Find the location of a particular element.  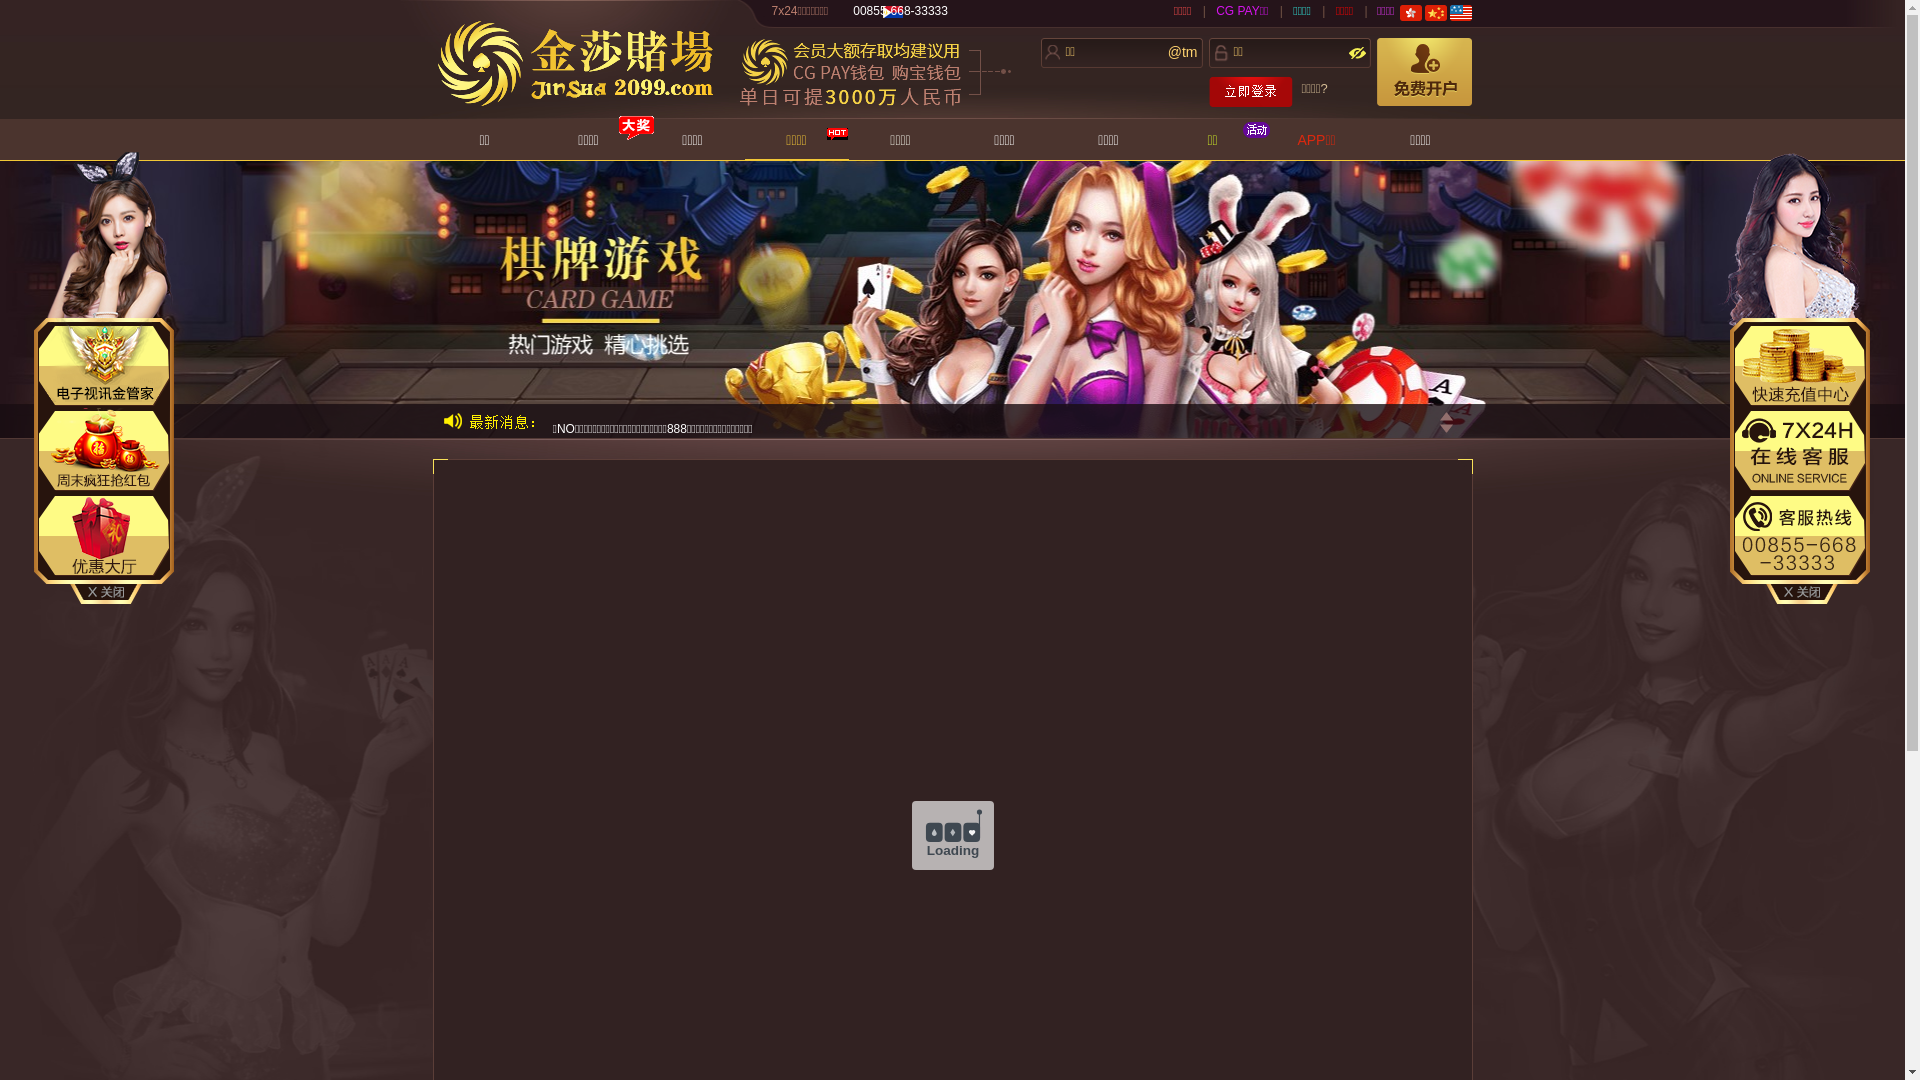

'English' is located at coordinates (1460, 12).